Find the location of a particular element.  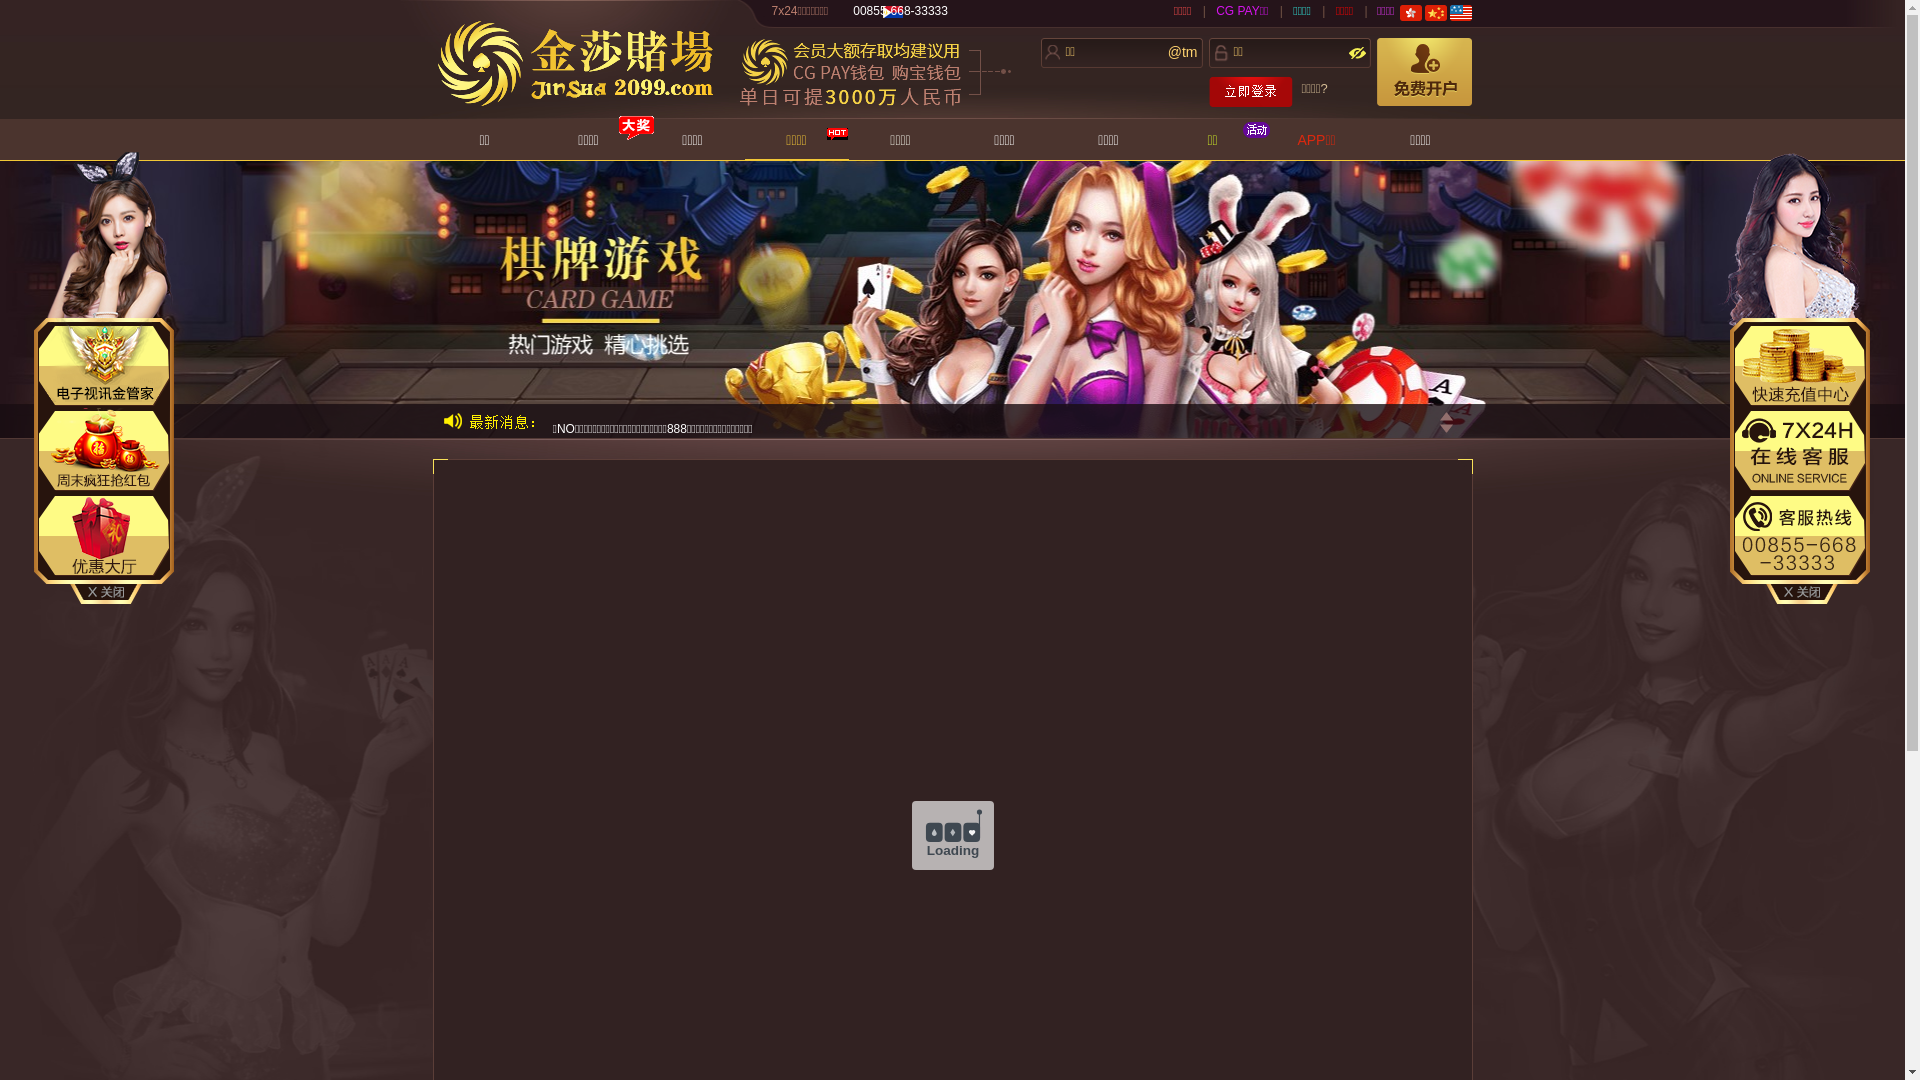

'English' is located at coordinates (1460, 12).